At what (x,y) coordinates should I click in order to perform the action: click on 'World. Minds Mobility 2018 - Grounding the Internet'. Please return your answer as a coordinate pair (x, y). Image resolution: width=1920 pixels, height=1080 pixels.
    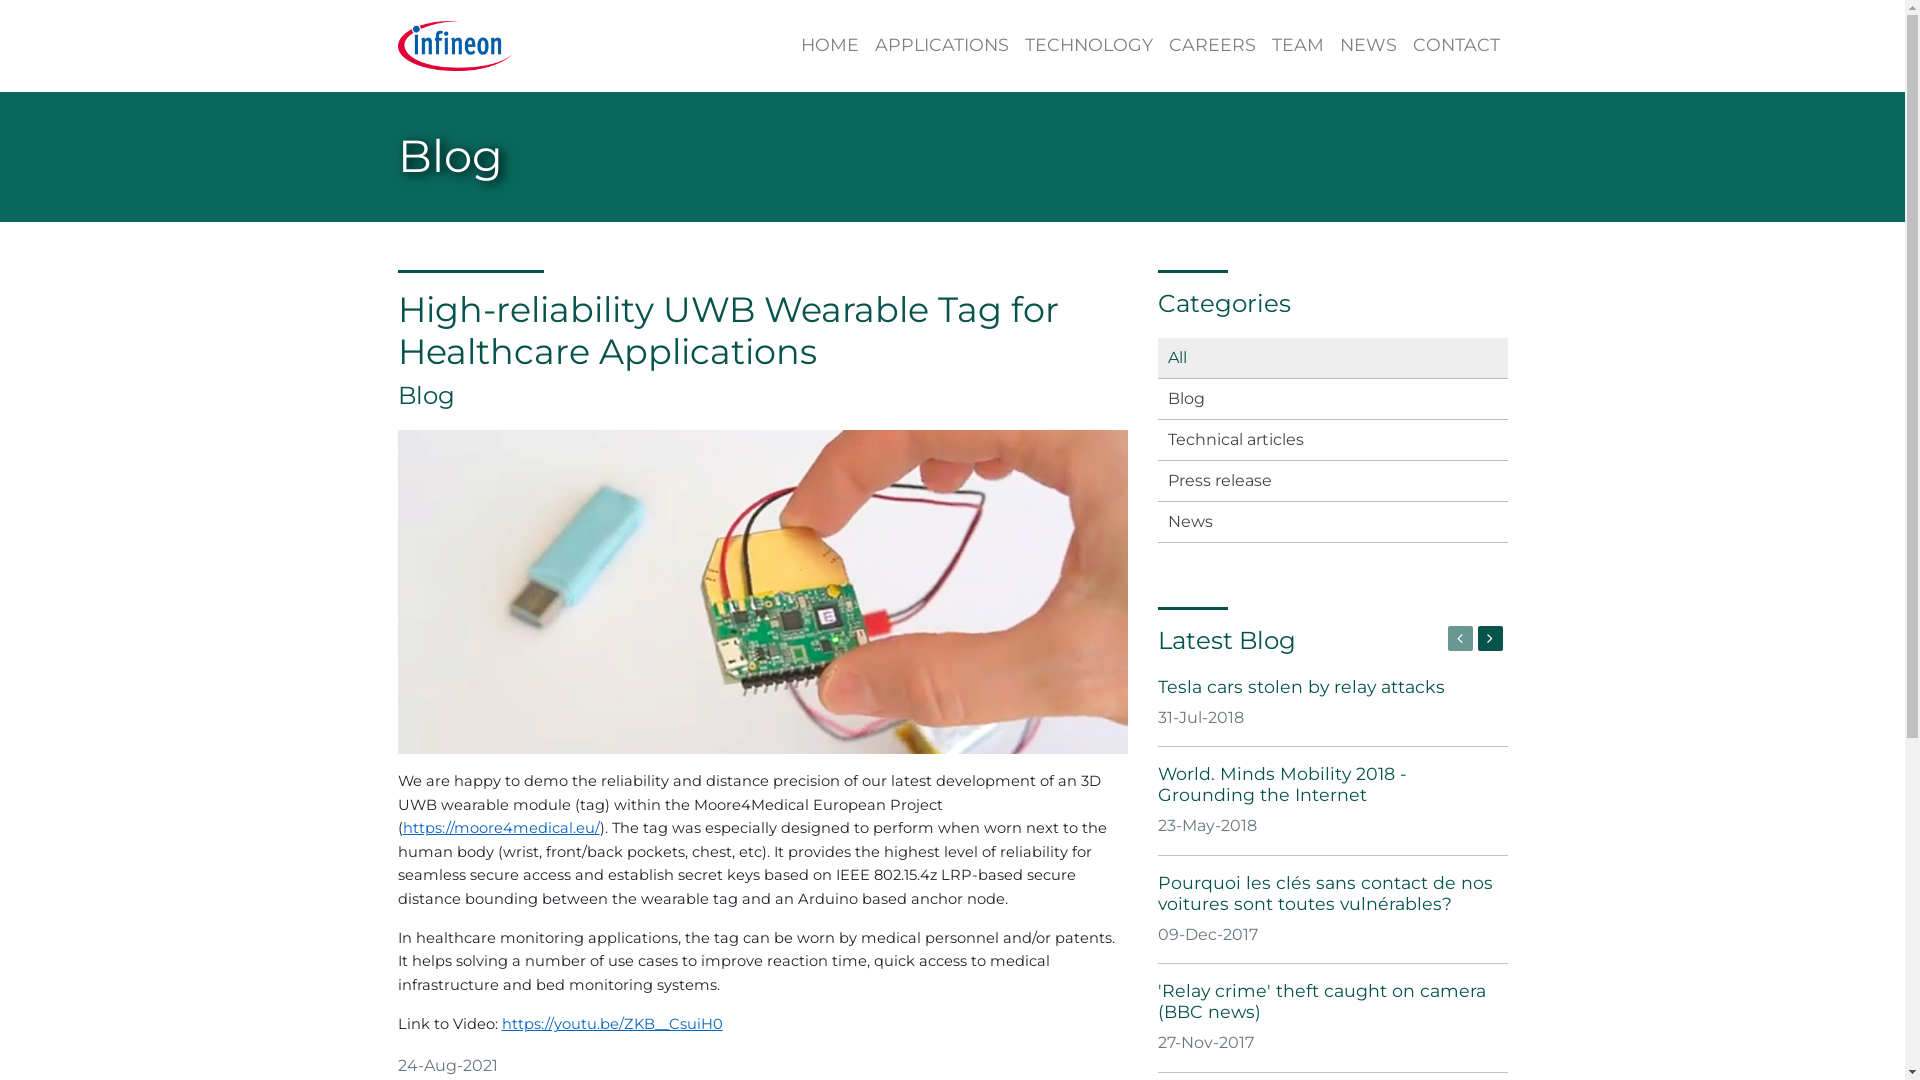
    Looking at the image, I should click on (1157, 782).